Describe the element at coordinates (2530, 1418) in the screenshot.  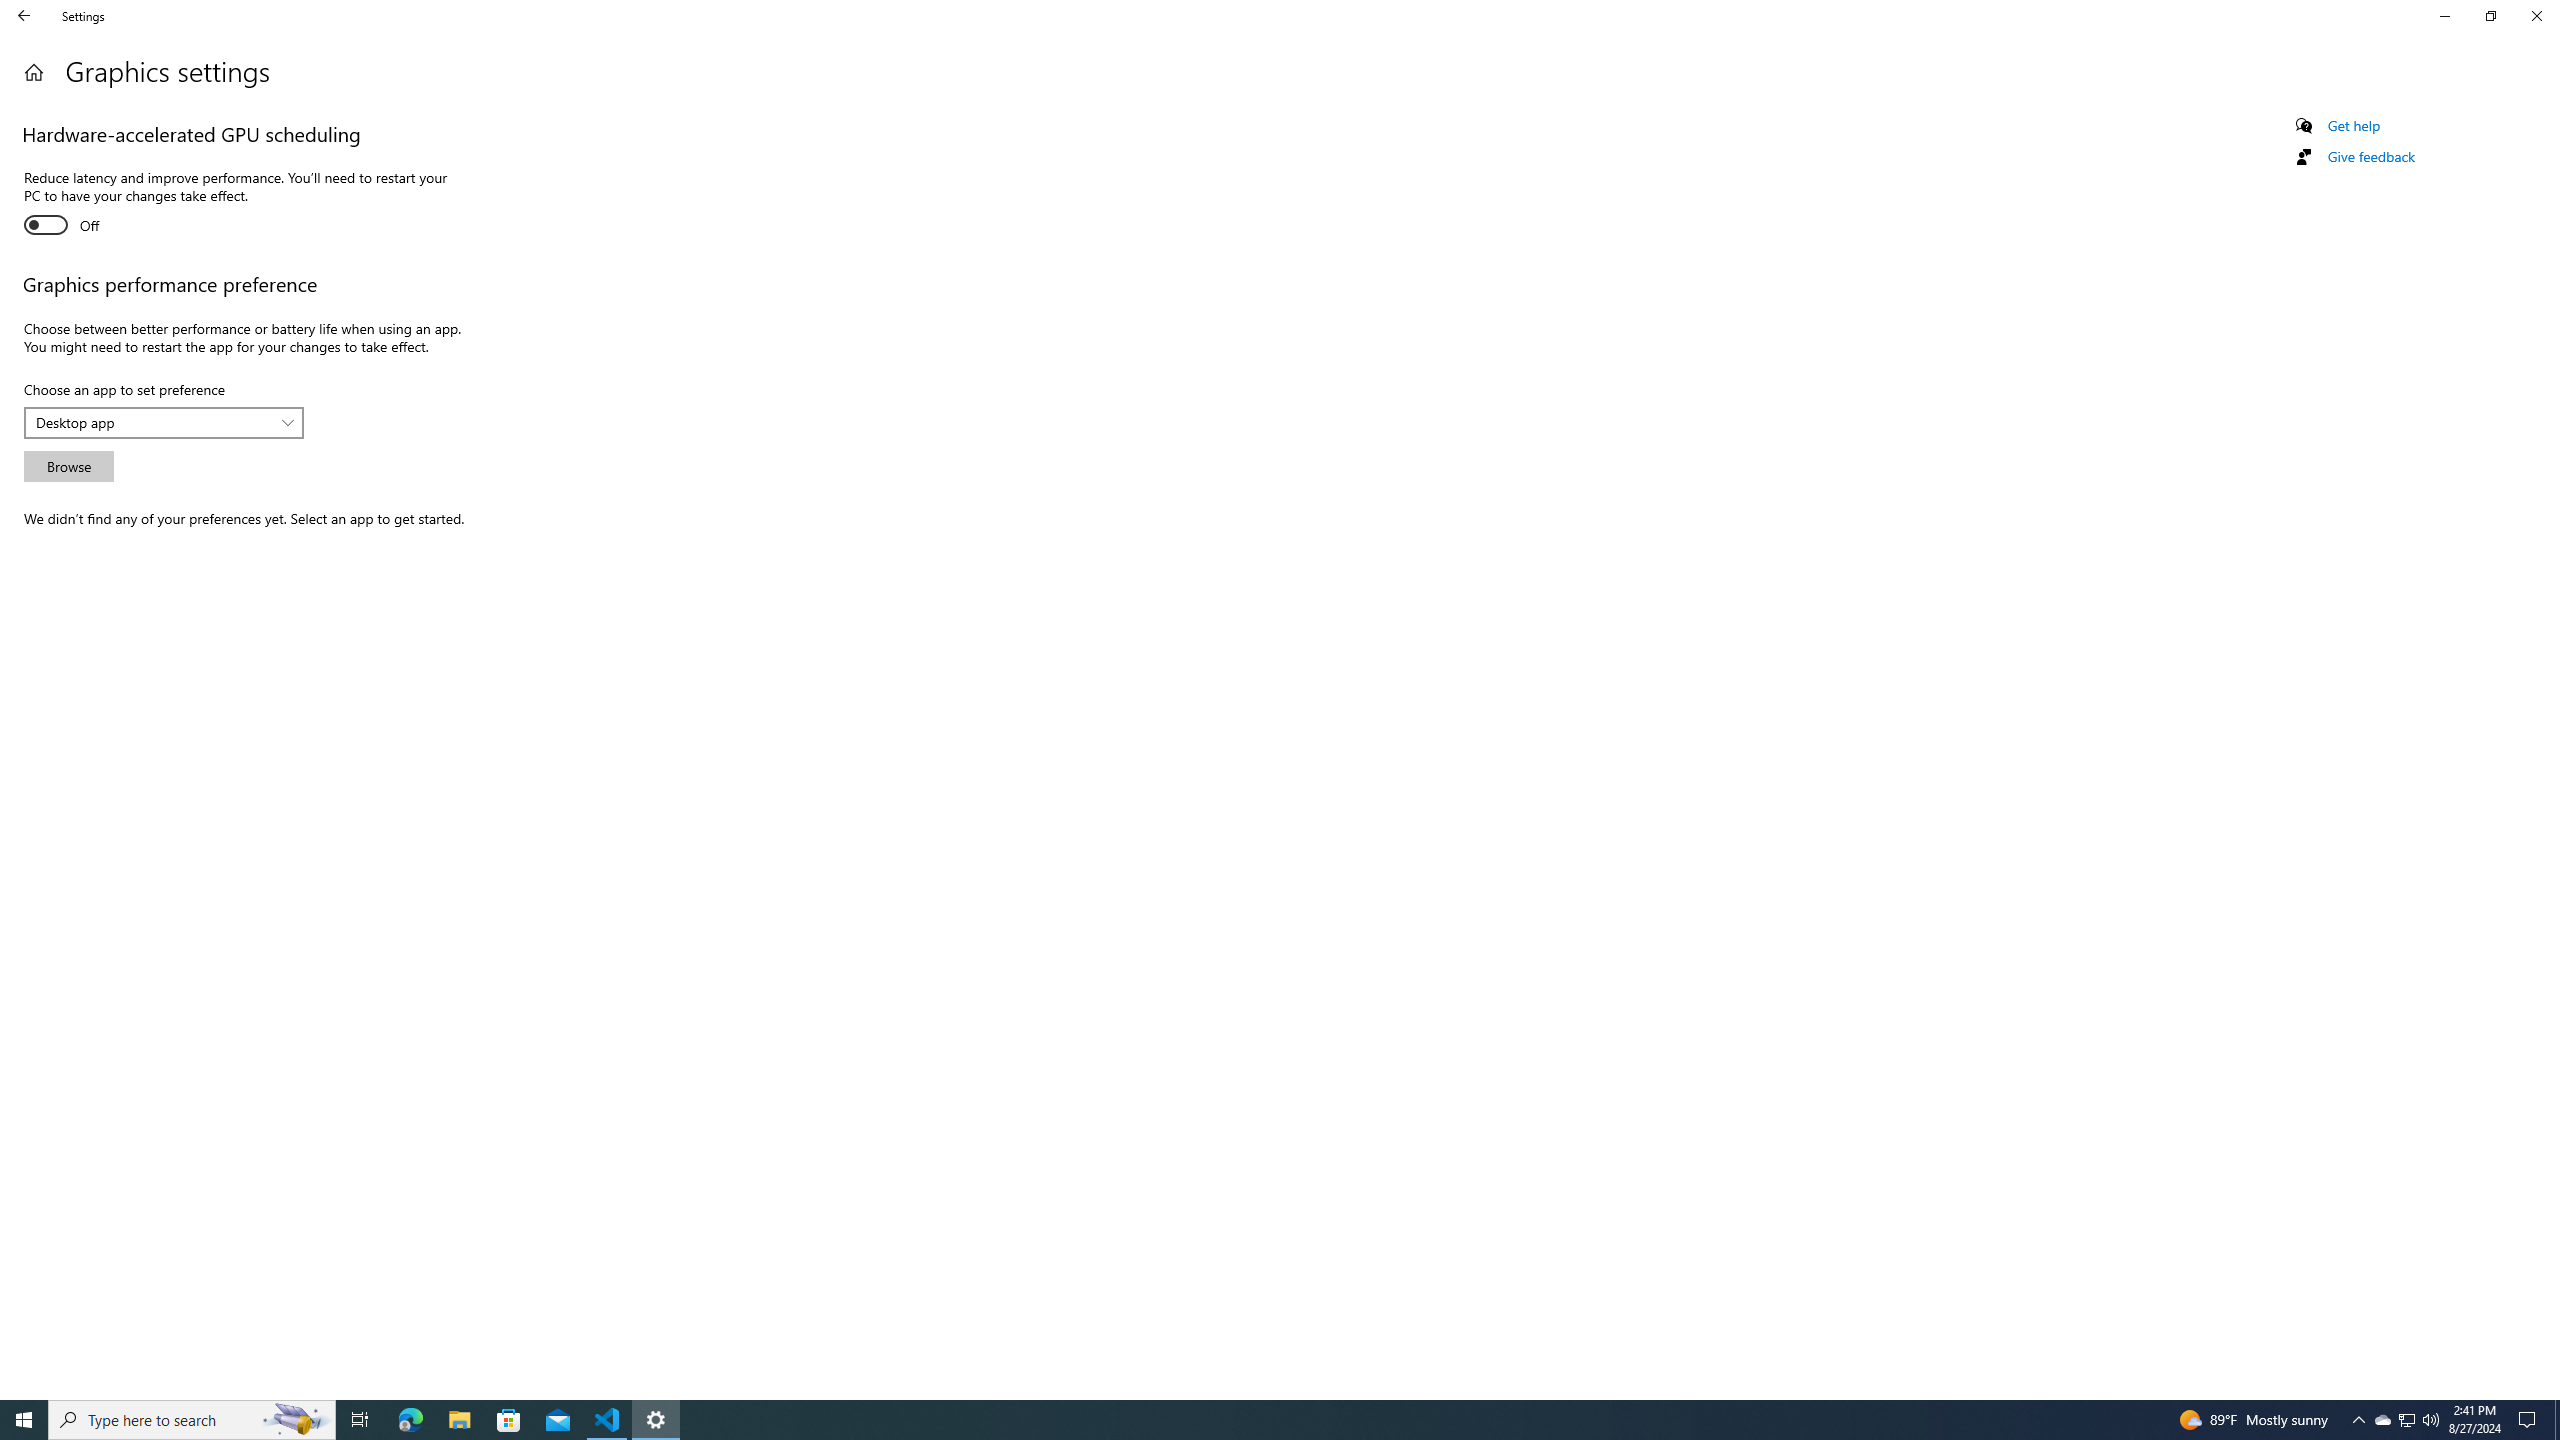
I see `'Action Center, No new notifications'` at that location.